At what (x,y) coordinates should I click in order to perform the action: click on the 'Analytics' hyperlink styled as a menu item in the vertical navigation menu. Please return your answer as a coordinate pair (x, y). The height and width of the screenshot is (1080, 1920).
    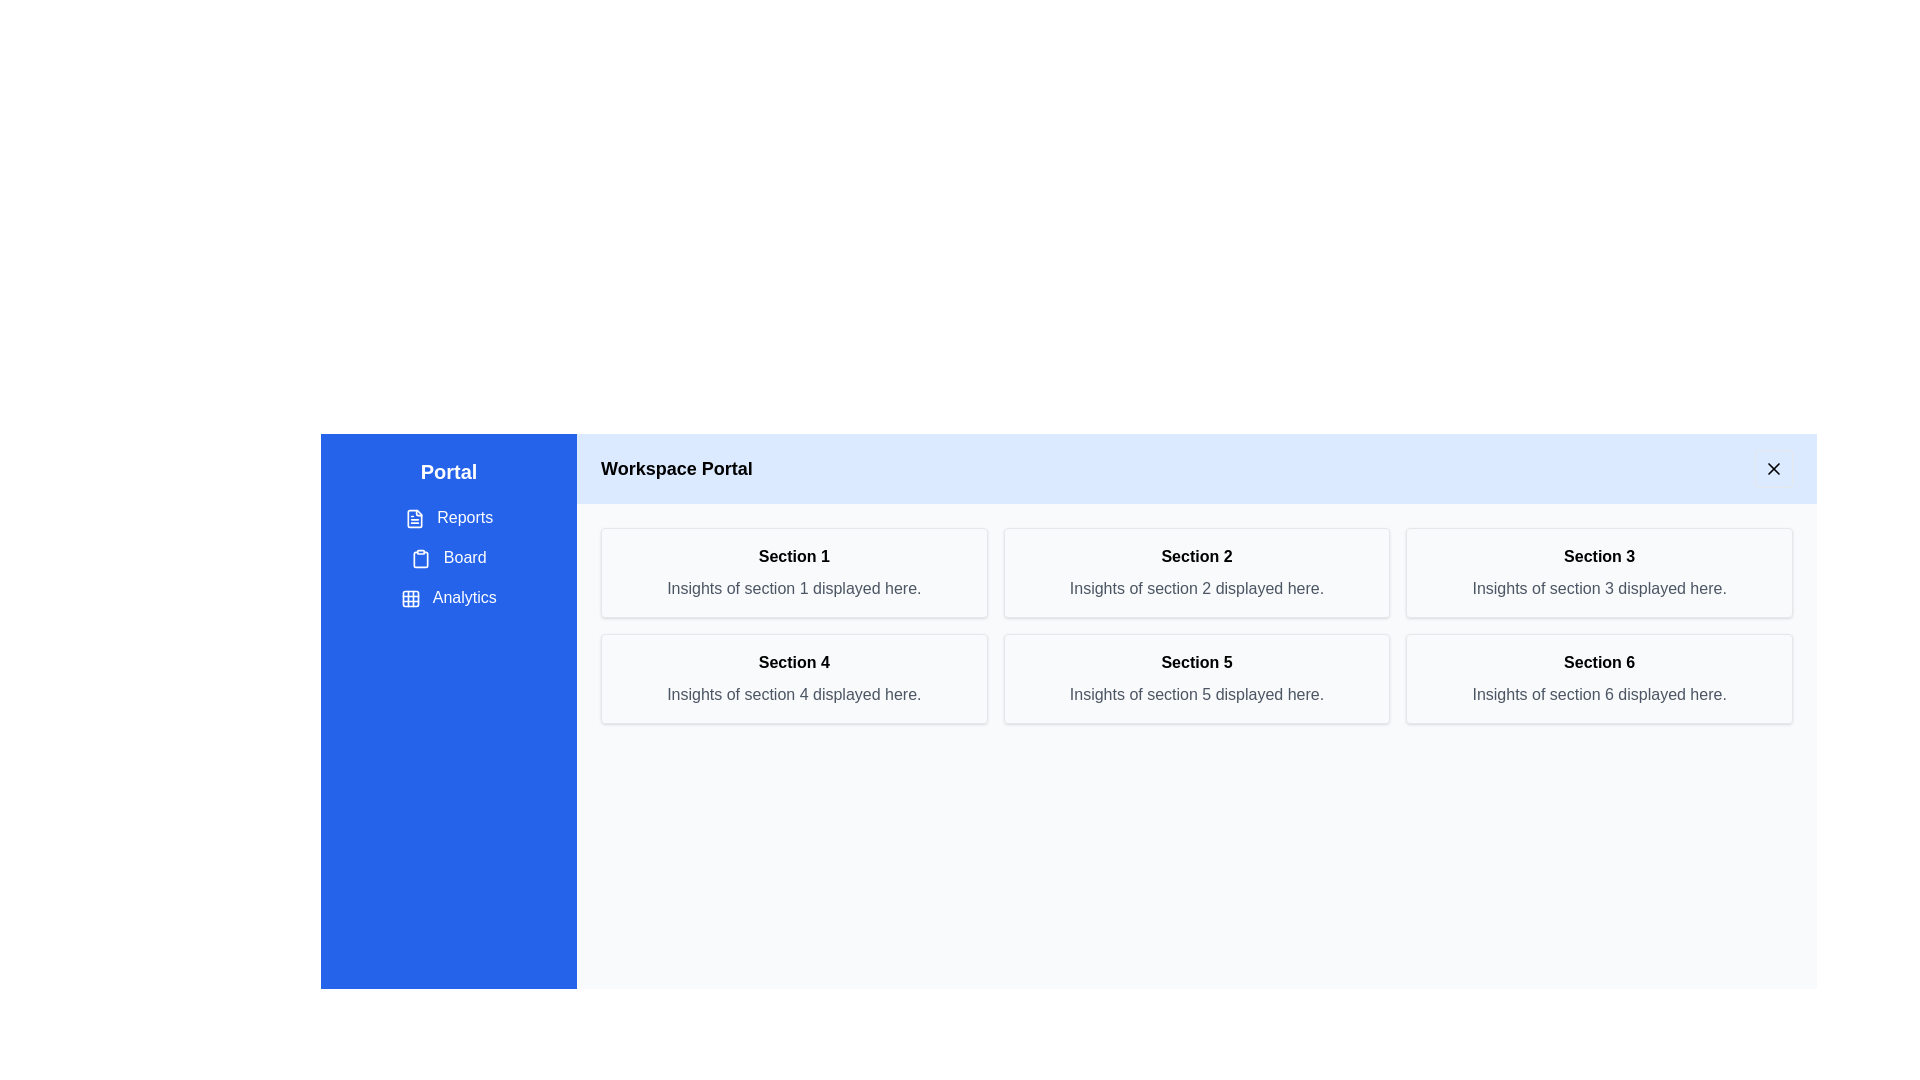
    Looking at the image, I should click on (448, 596).